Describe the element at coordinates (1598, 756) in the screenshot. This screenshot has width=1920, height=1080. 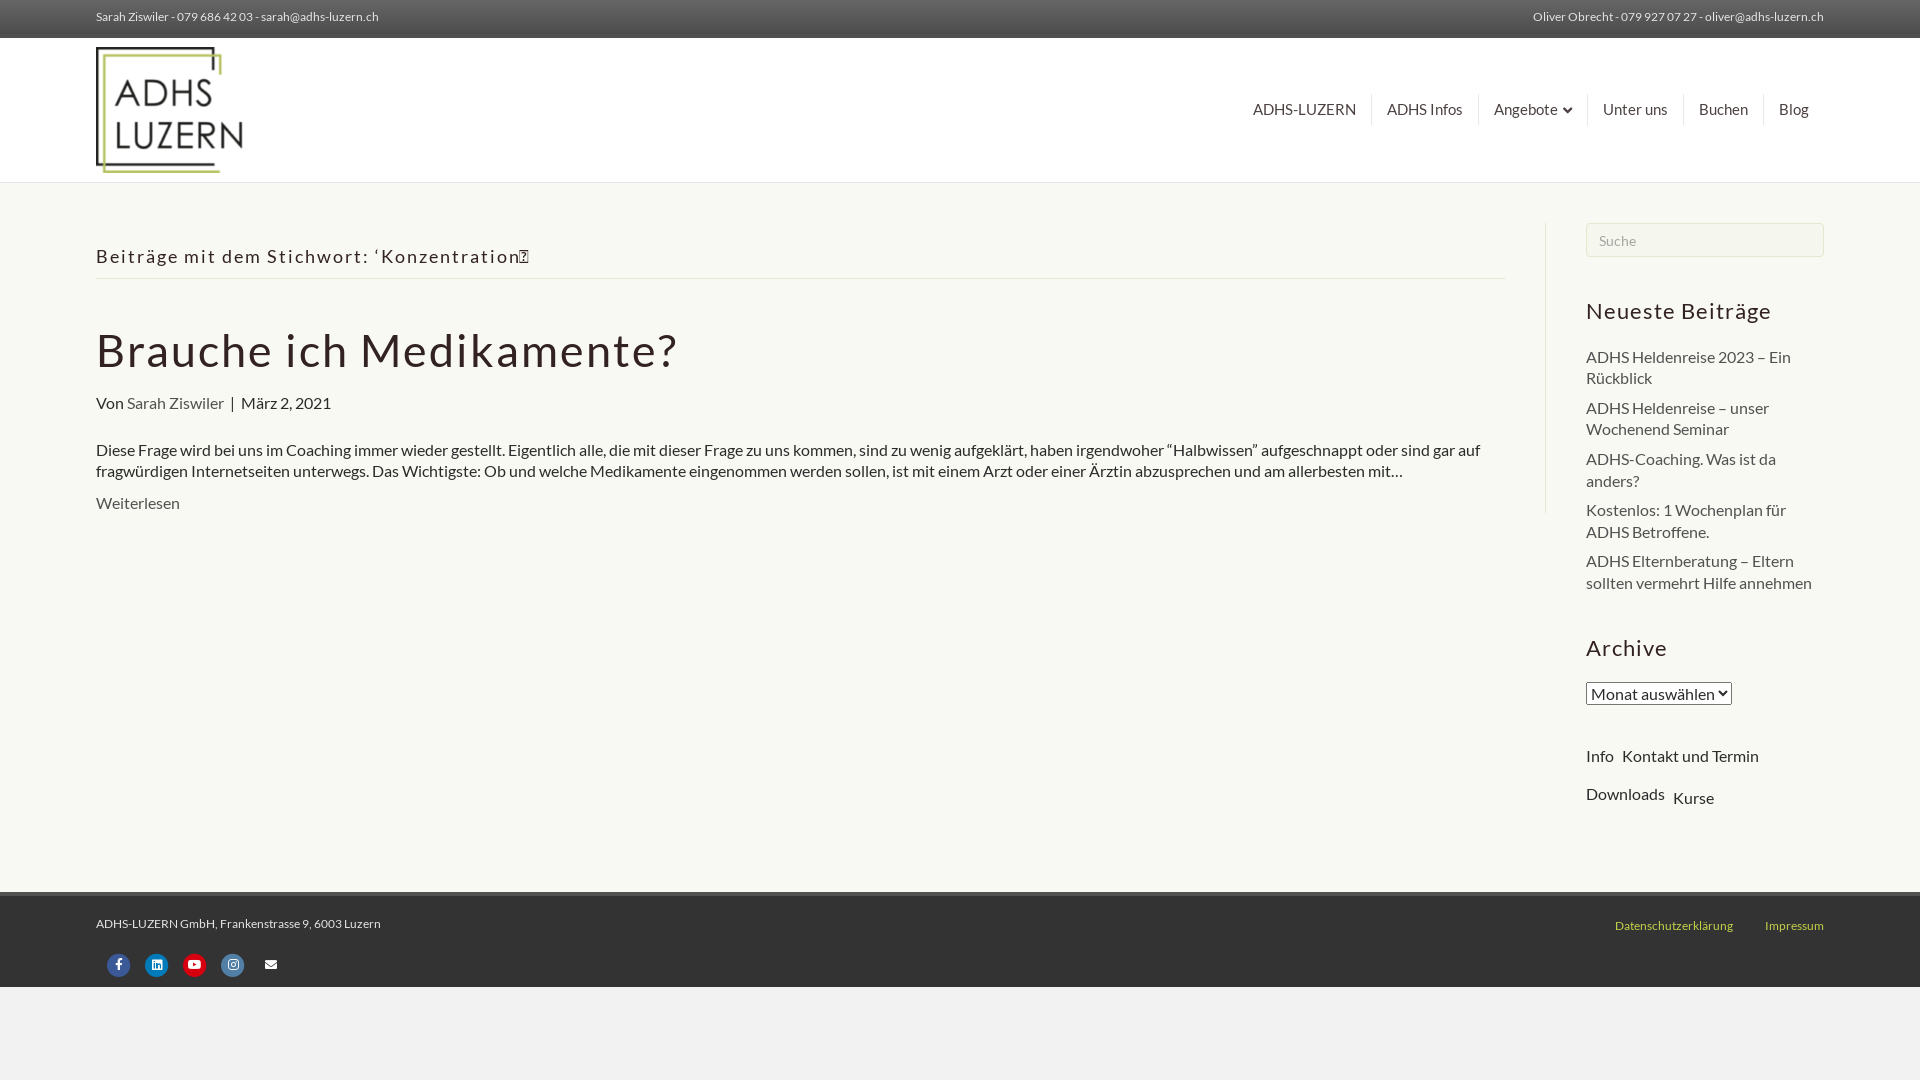
I see `'Info'` at that location.